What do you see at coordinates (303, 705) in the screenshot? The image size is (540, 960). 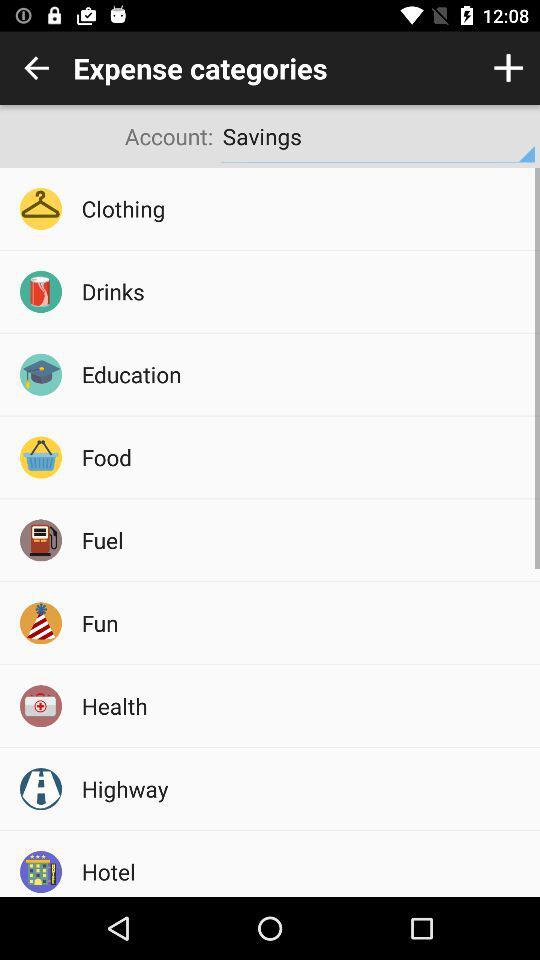 I see `the item above highway item` at bounding box center [303, 705].